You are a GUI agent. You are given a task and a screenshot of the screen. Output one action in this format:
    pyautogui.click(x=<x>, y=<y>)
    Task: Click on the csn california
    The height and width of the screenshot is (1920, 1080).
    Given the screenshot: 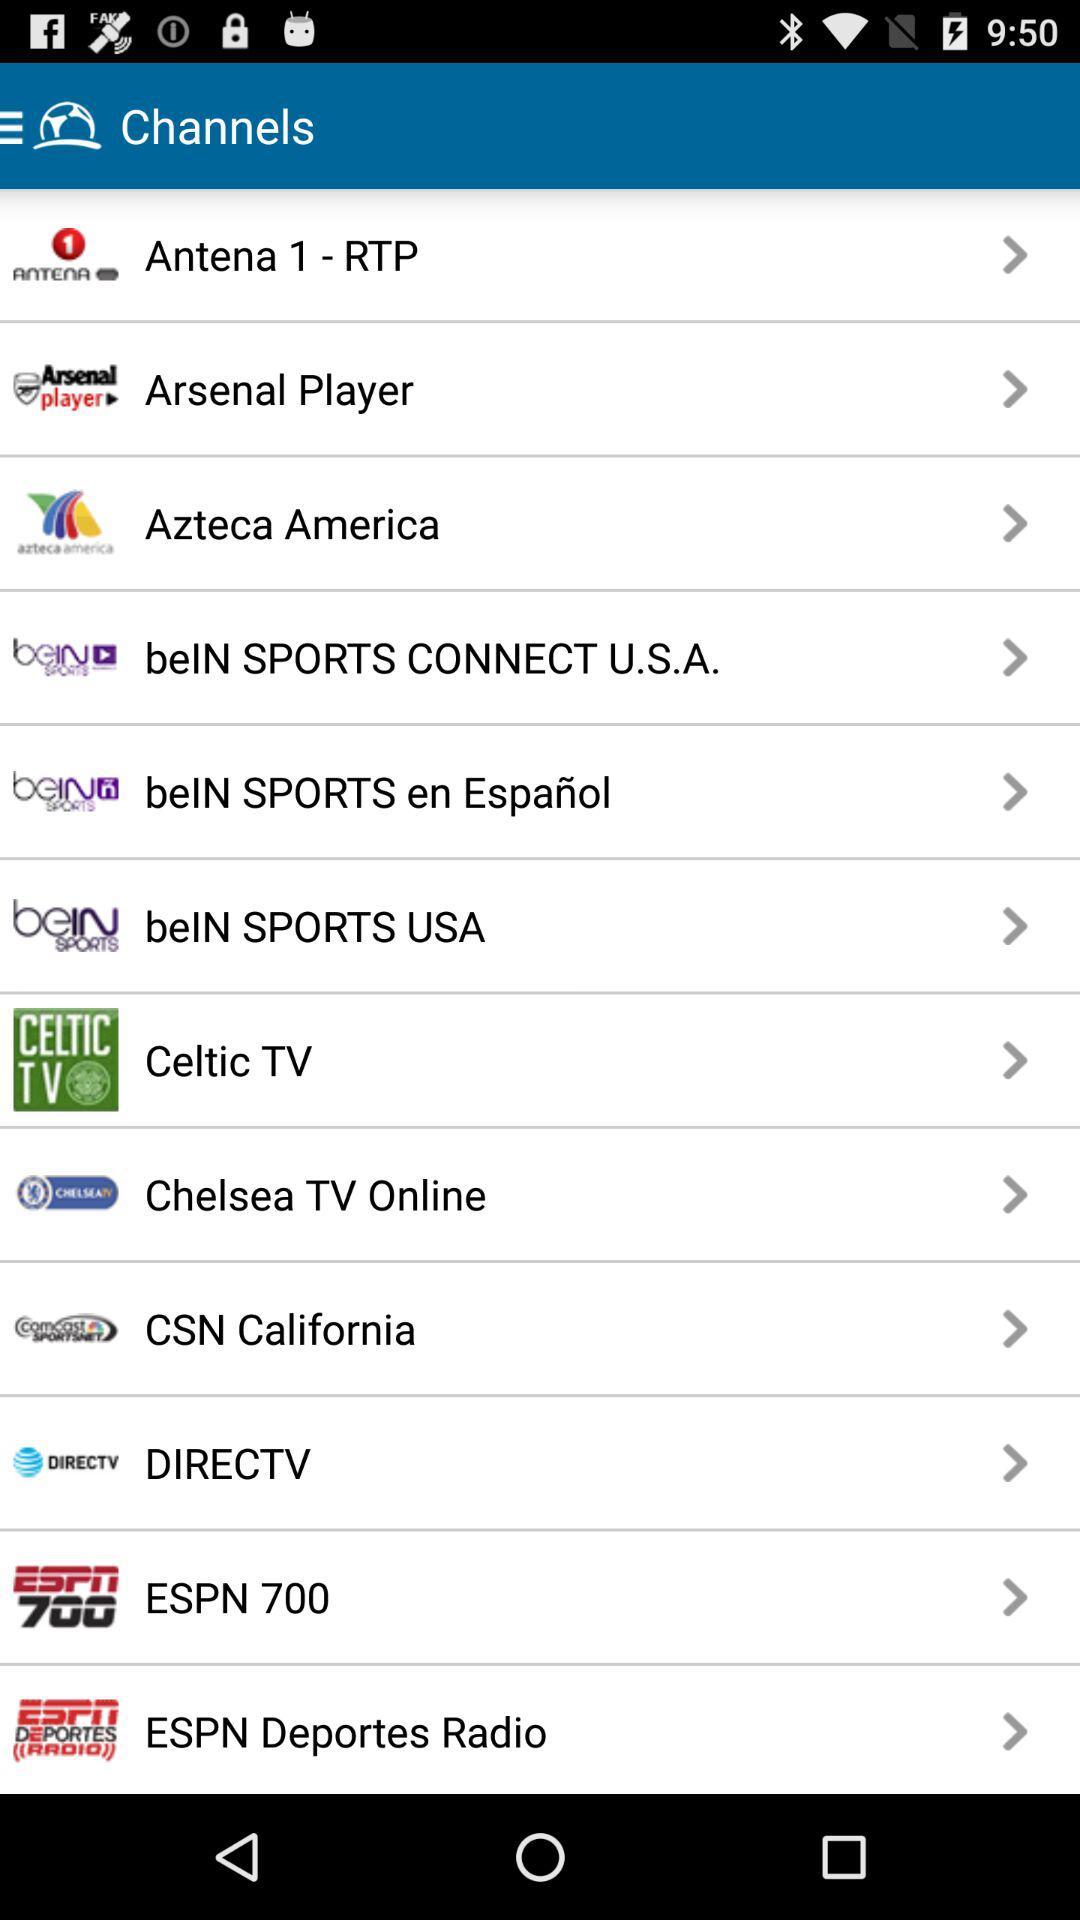 What is the action you would take?
    pyautogui.click(x=484, y=1328)
    